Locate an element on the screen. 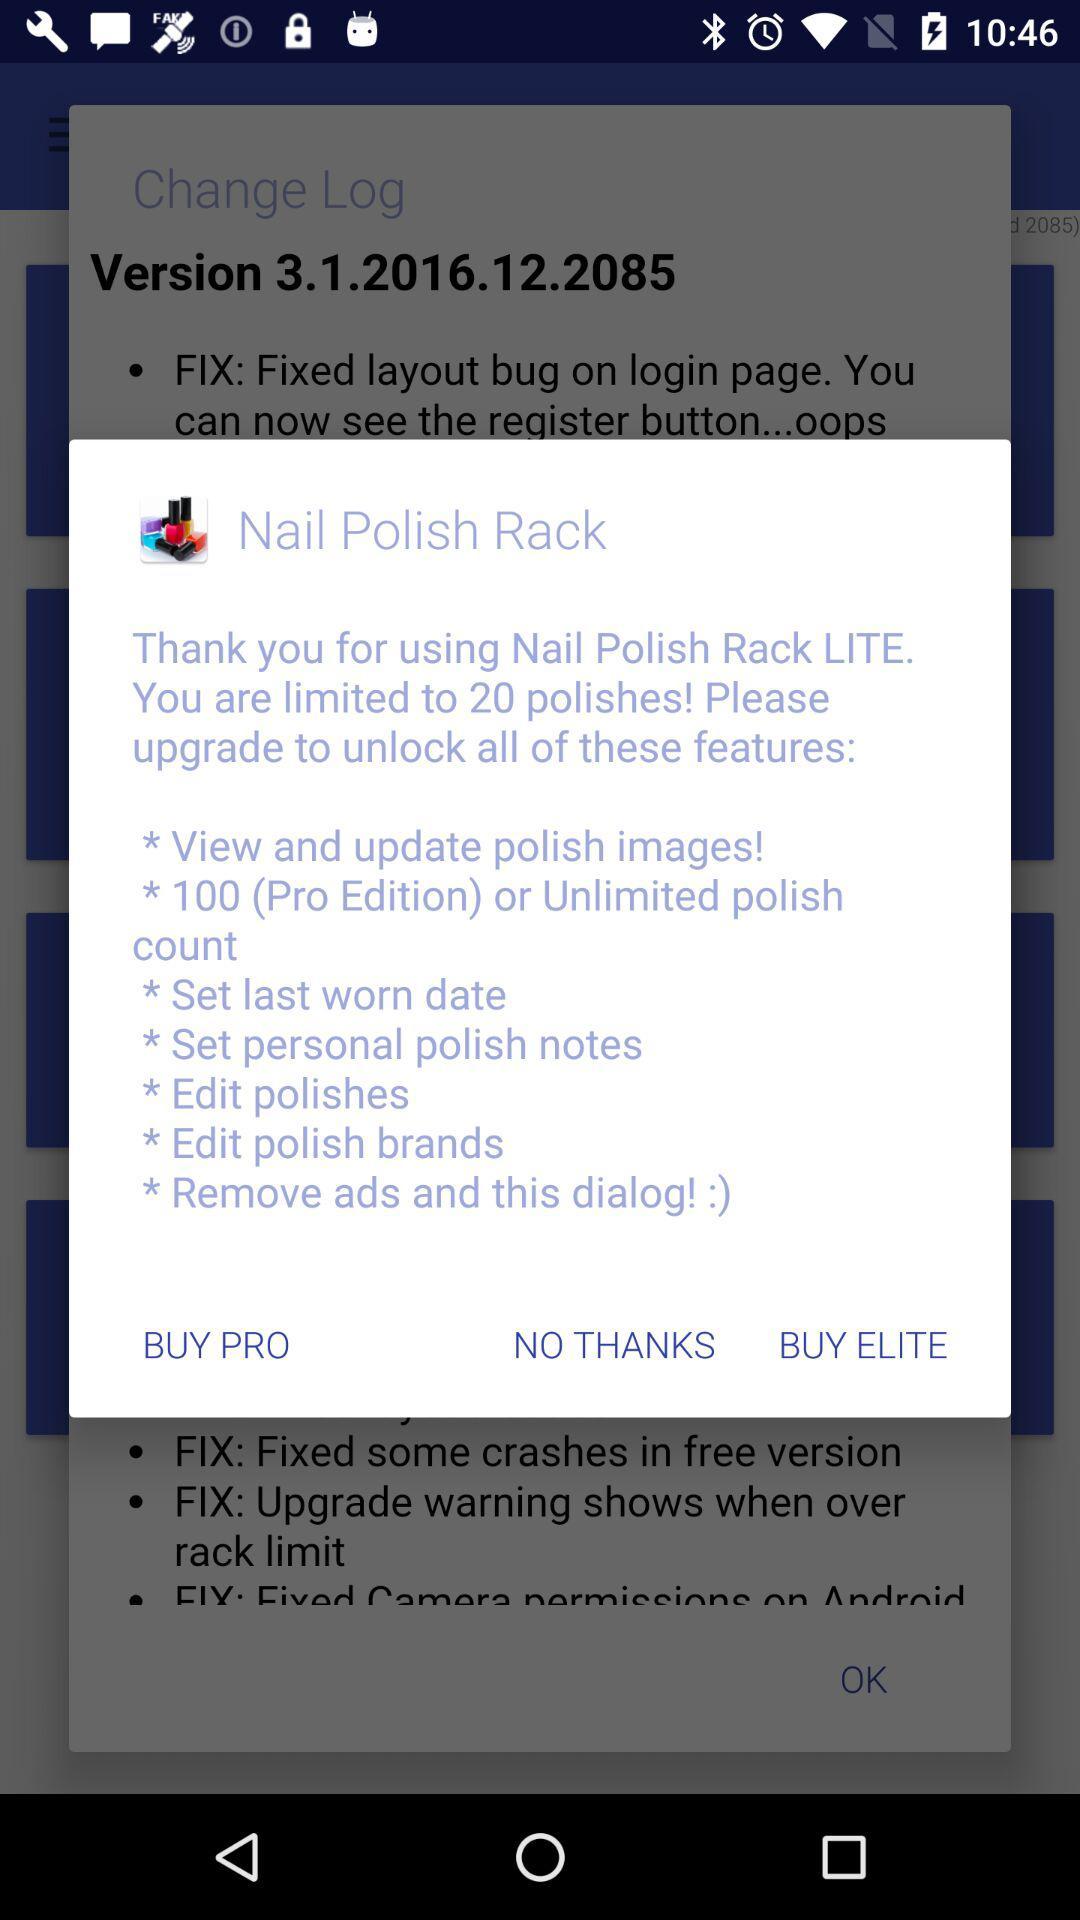  the item below the thank you for item is located at coordinates (613, 1344).